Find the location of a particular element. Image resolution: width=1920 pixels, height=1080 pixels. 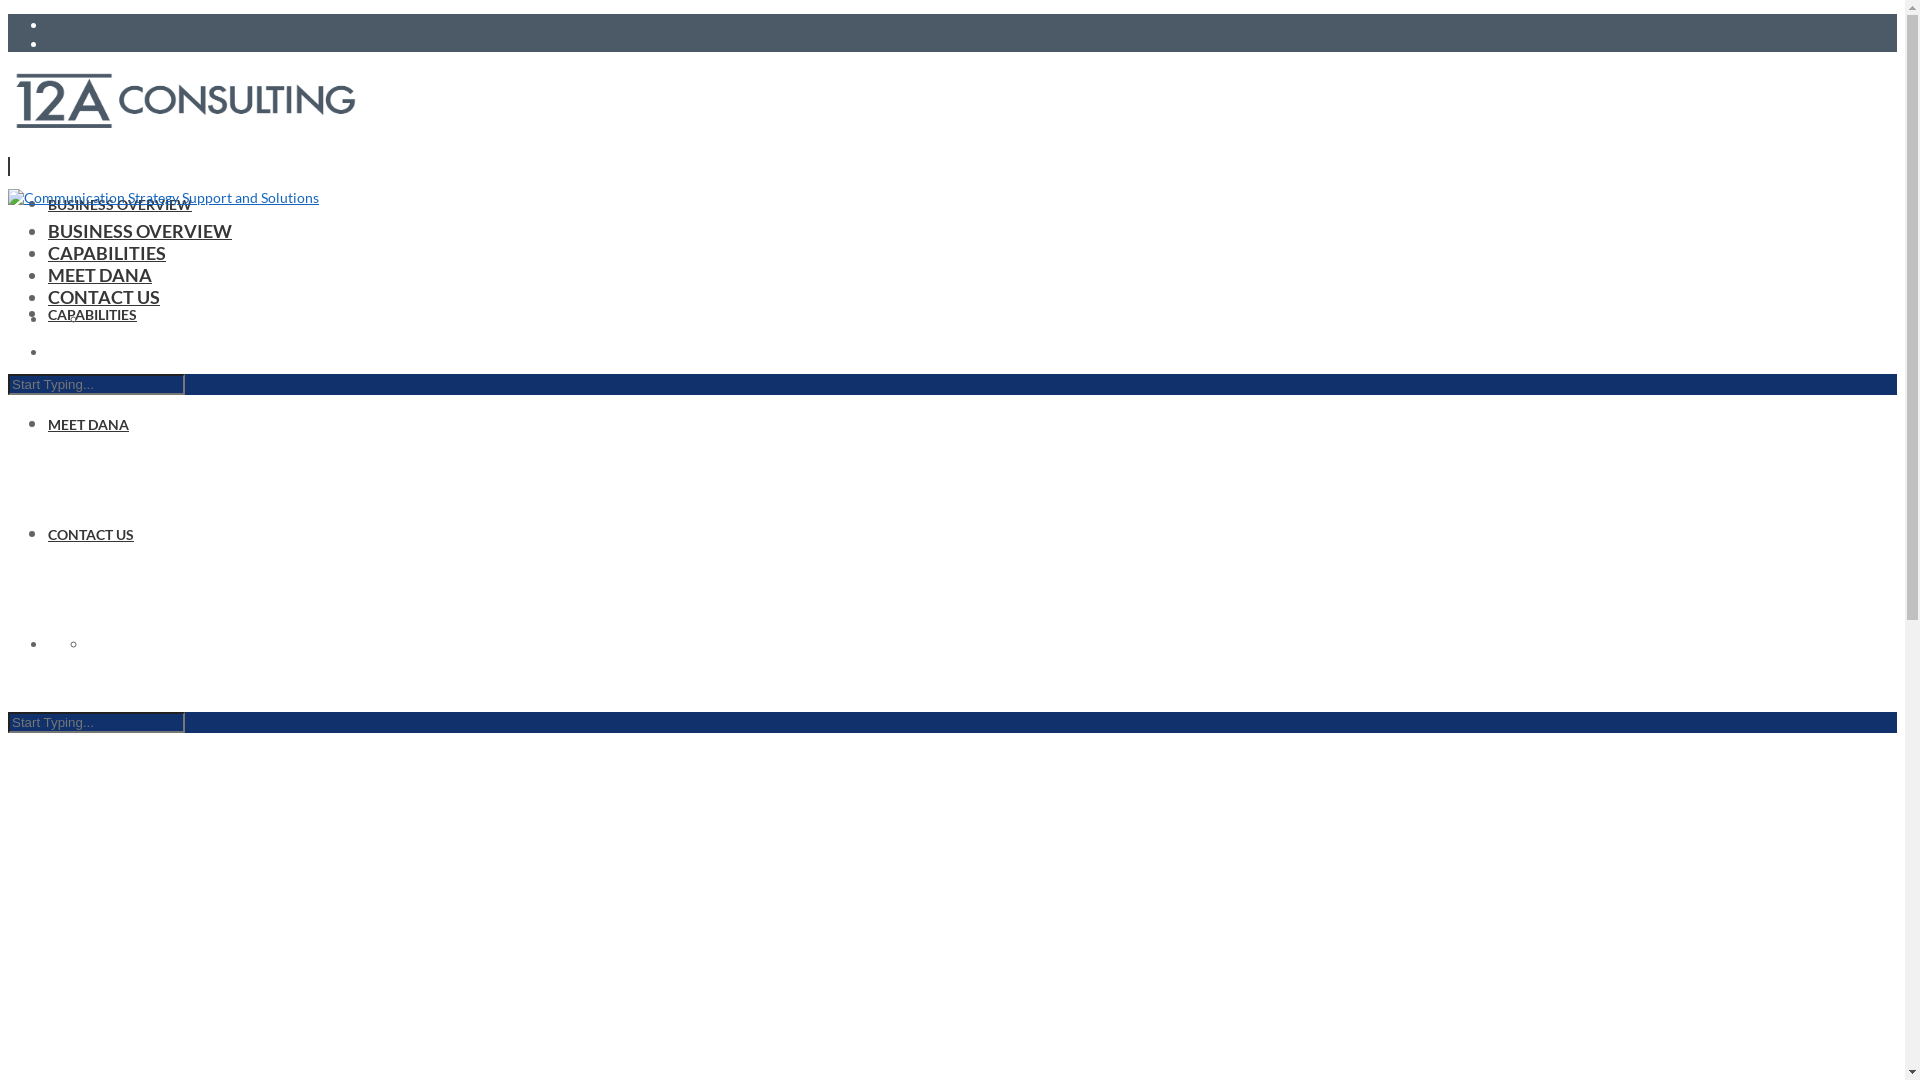

'Communication Strategy Support and Solutions' is located at coordinates (185, 97).